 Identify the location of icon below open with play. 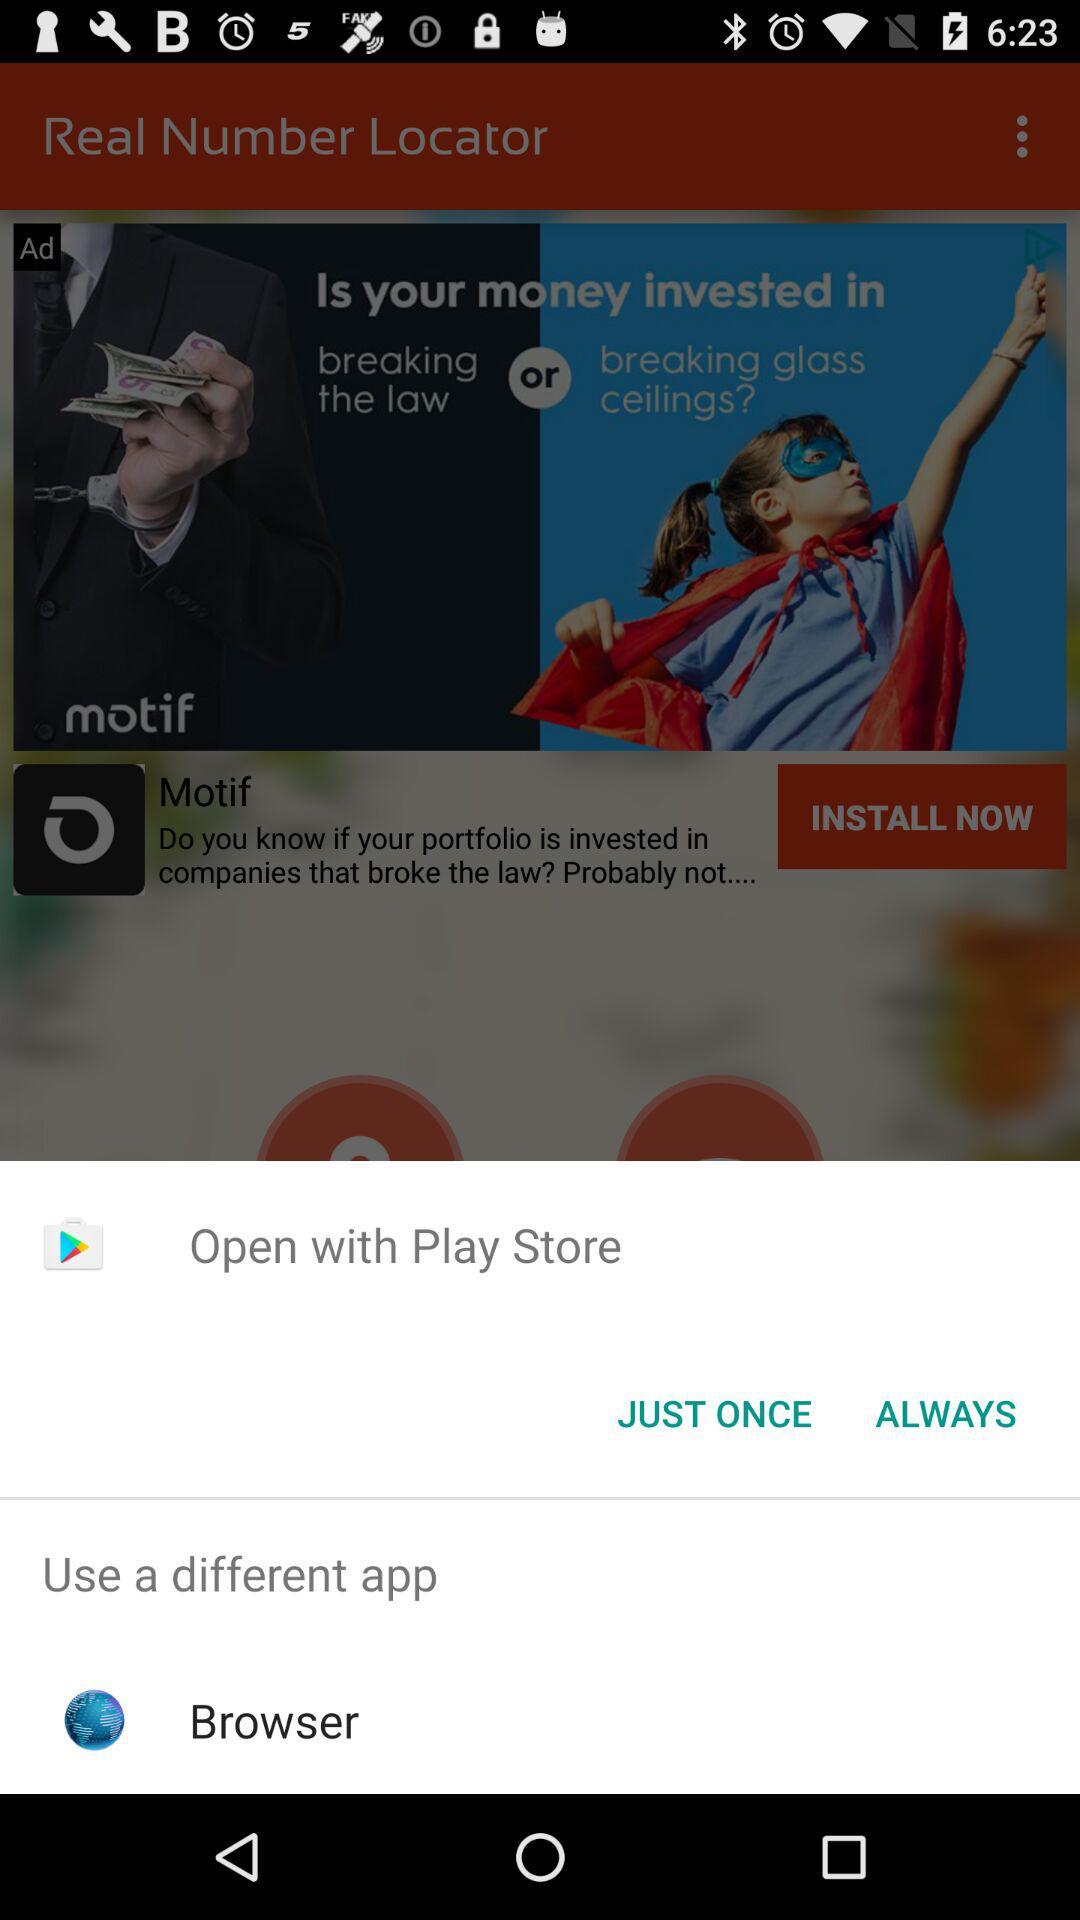
(713, 1411).